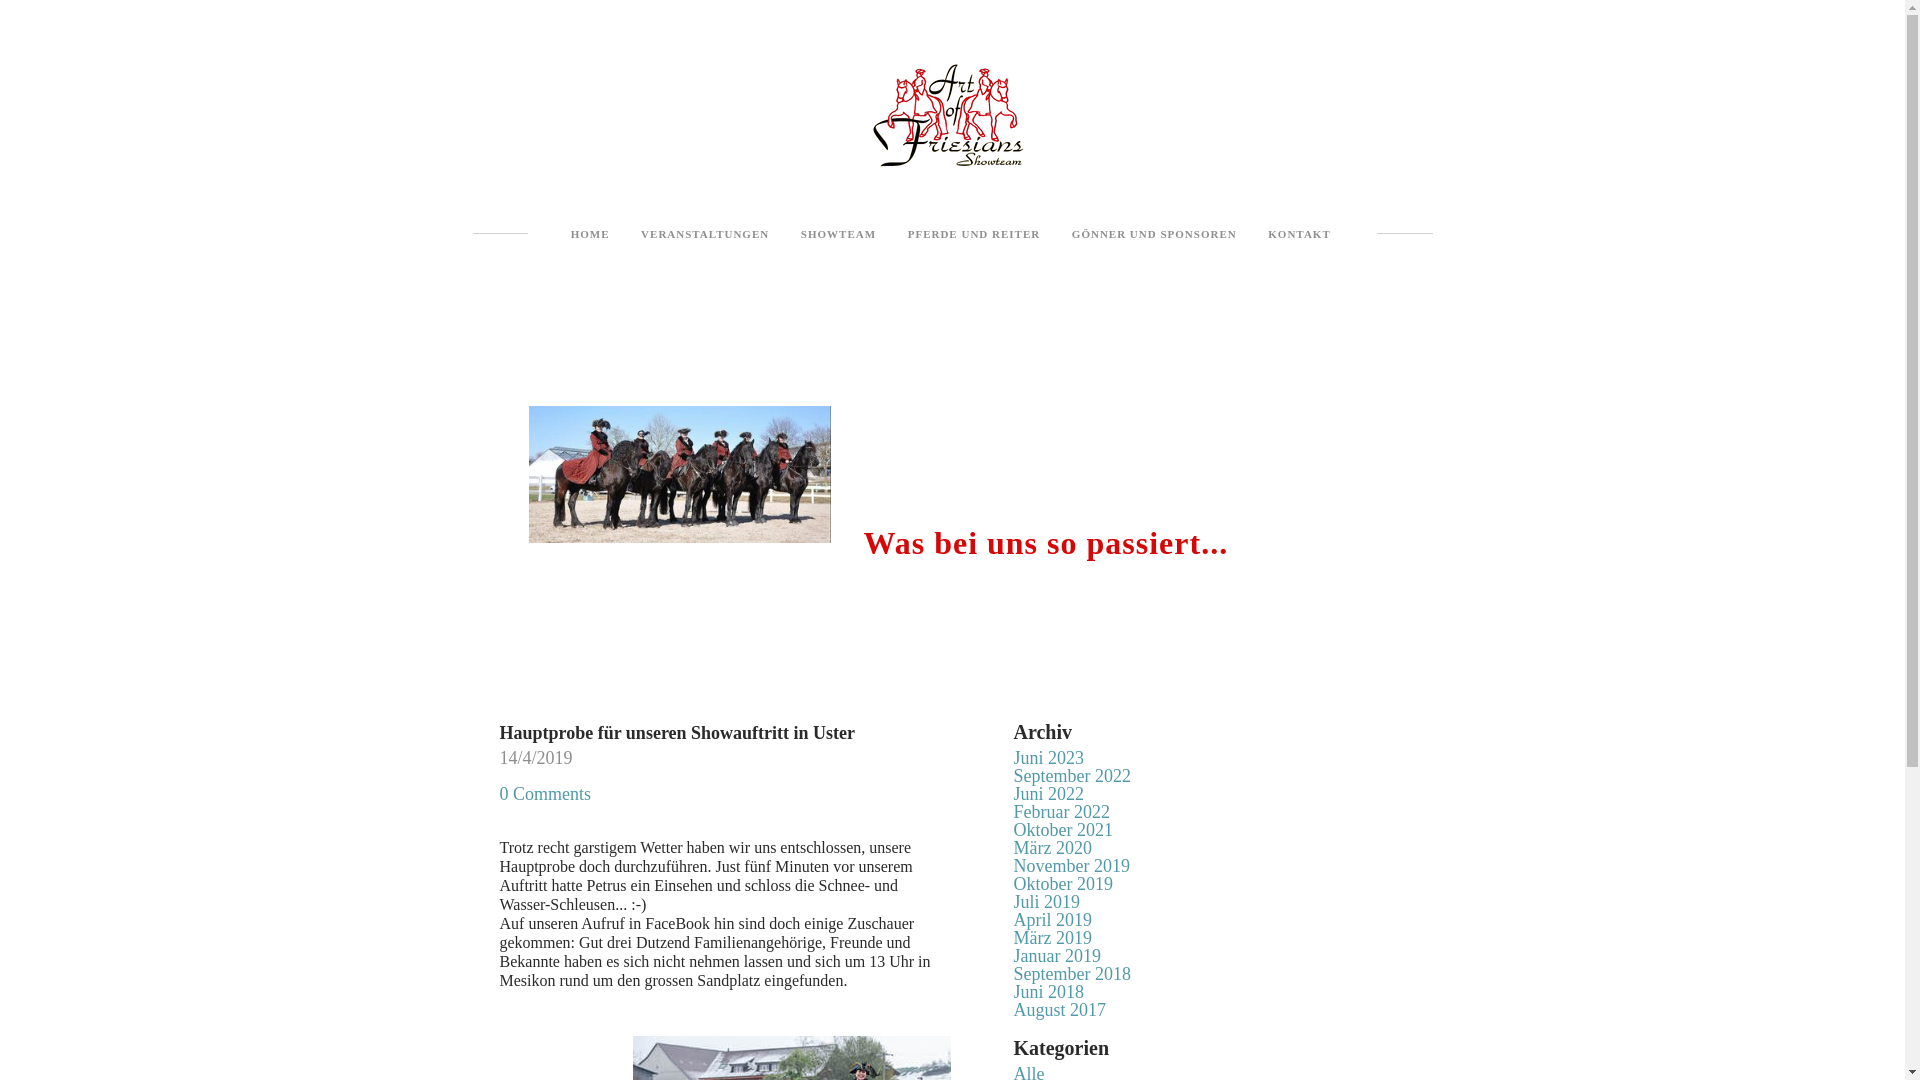 Image resolution: width=1920 pixels, height=1080 pixels. What do you see at coordinates (1056, 955) in the screenshot?
I see `'Januar 2019'` at bounding box center [1056, 955].